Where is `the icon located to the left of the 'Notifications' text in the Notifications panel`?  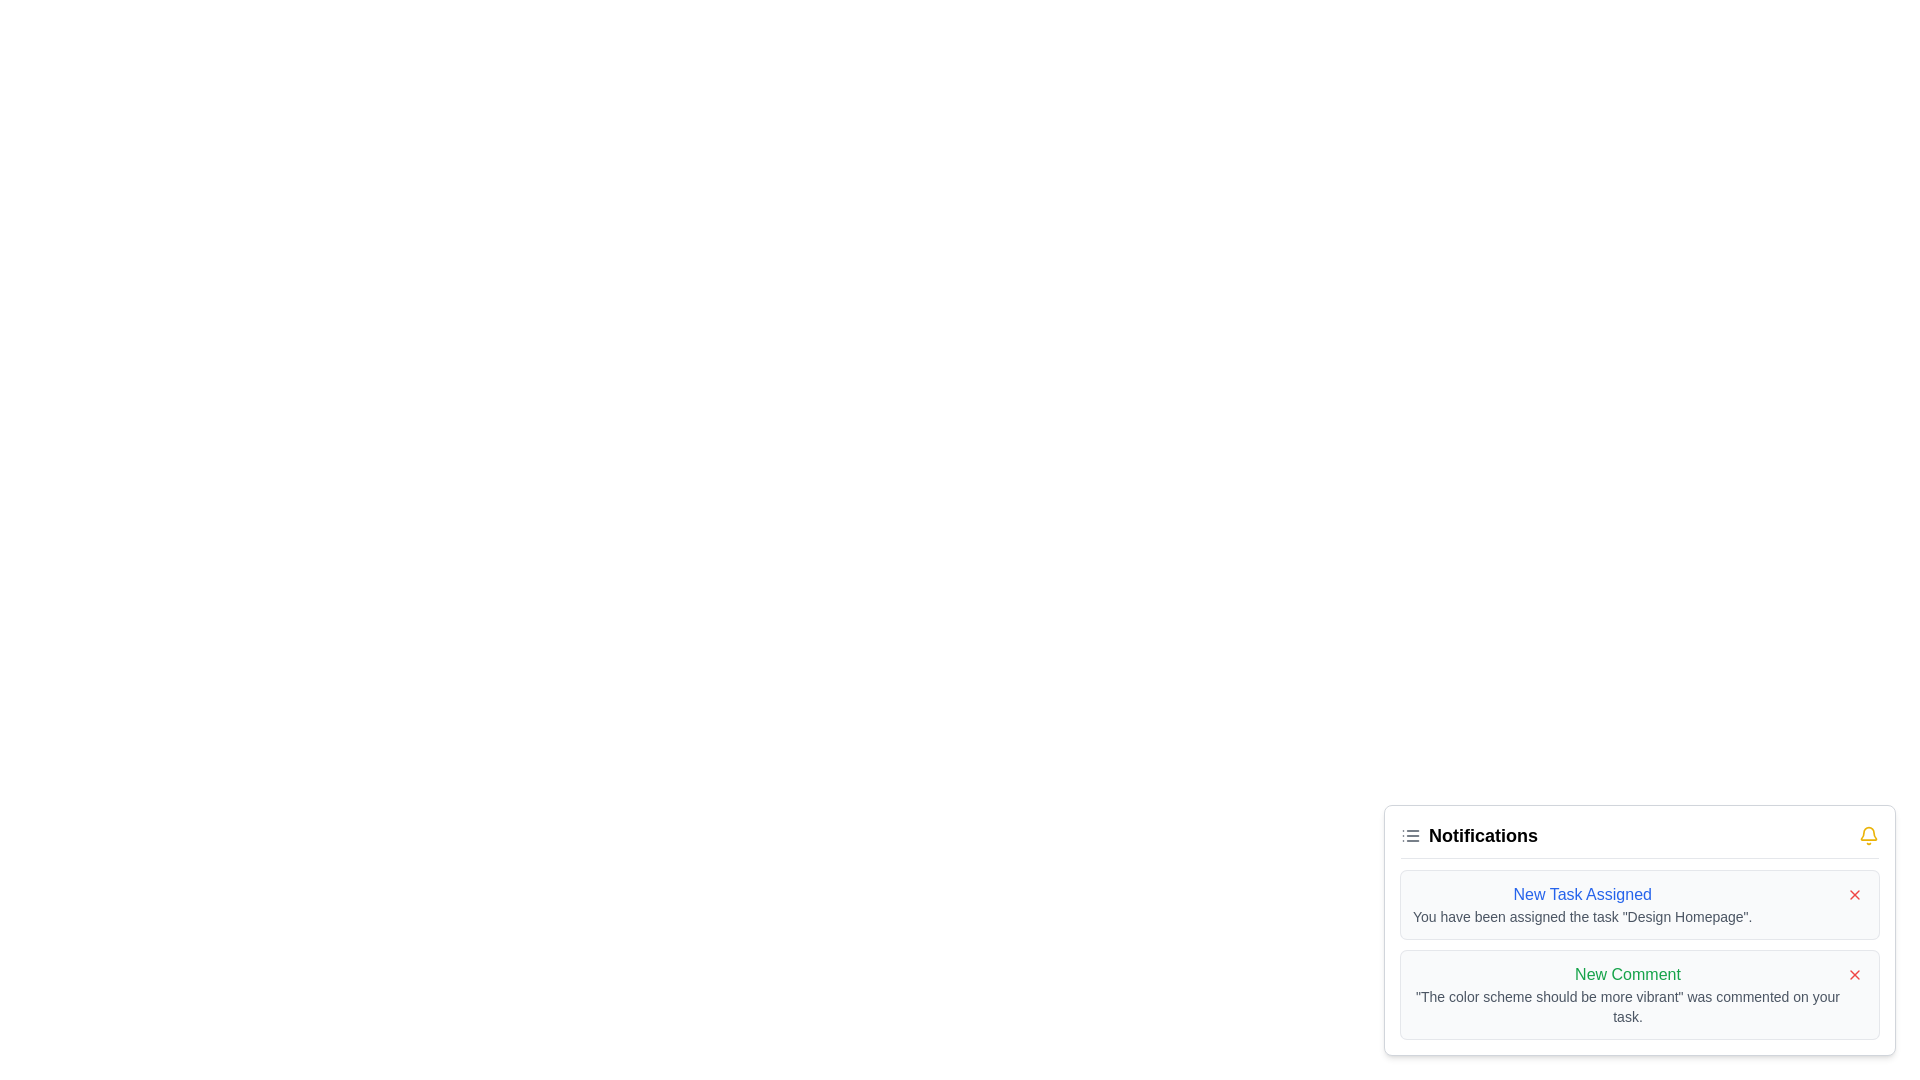
the icon located to the left of the 'Notifications' text in the Notifications panel is located at coordinates (1410, 836).